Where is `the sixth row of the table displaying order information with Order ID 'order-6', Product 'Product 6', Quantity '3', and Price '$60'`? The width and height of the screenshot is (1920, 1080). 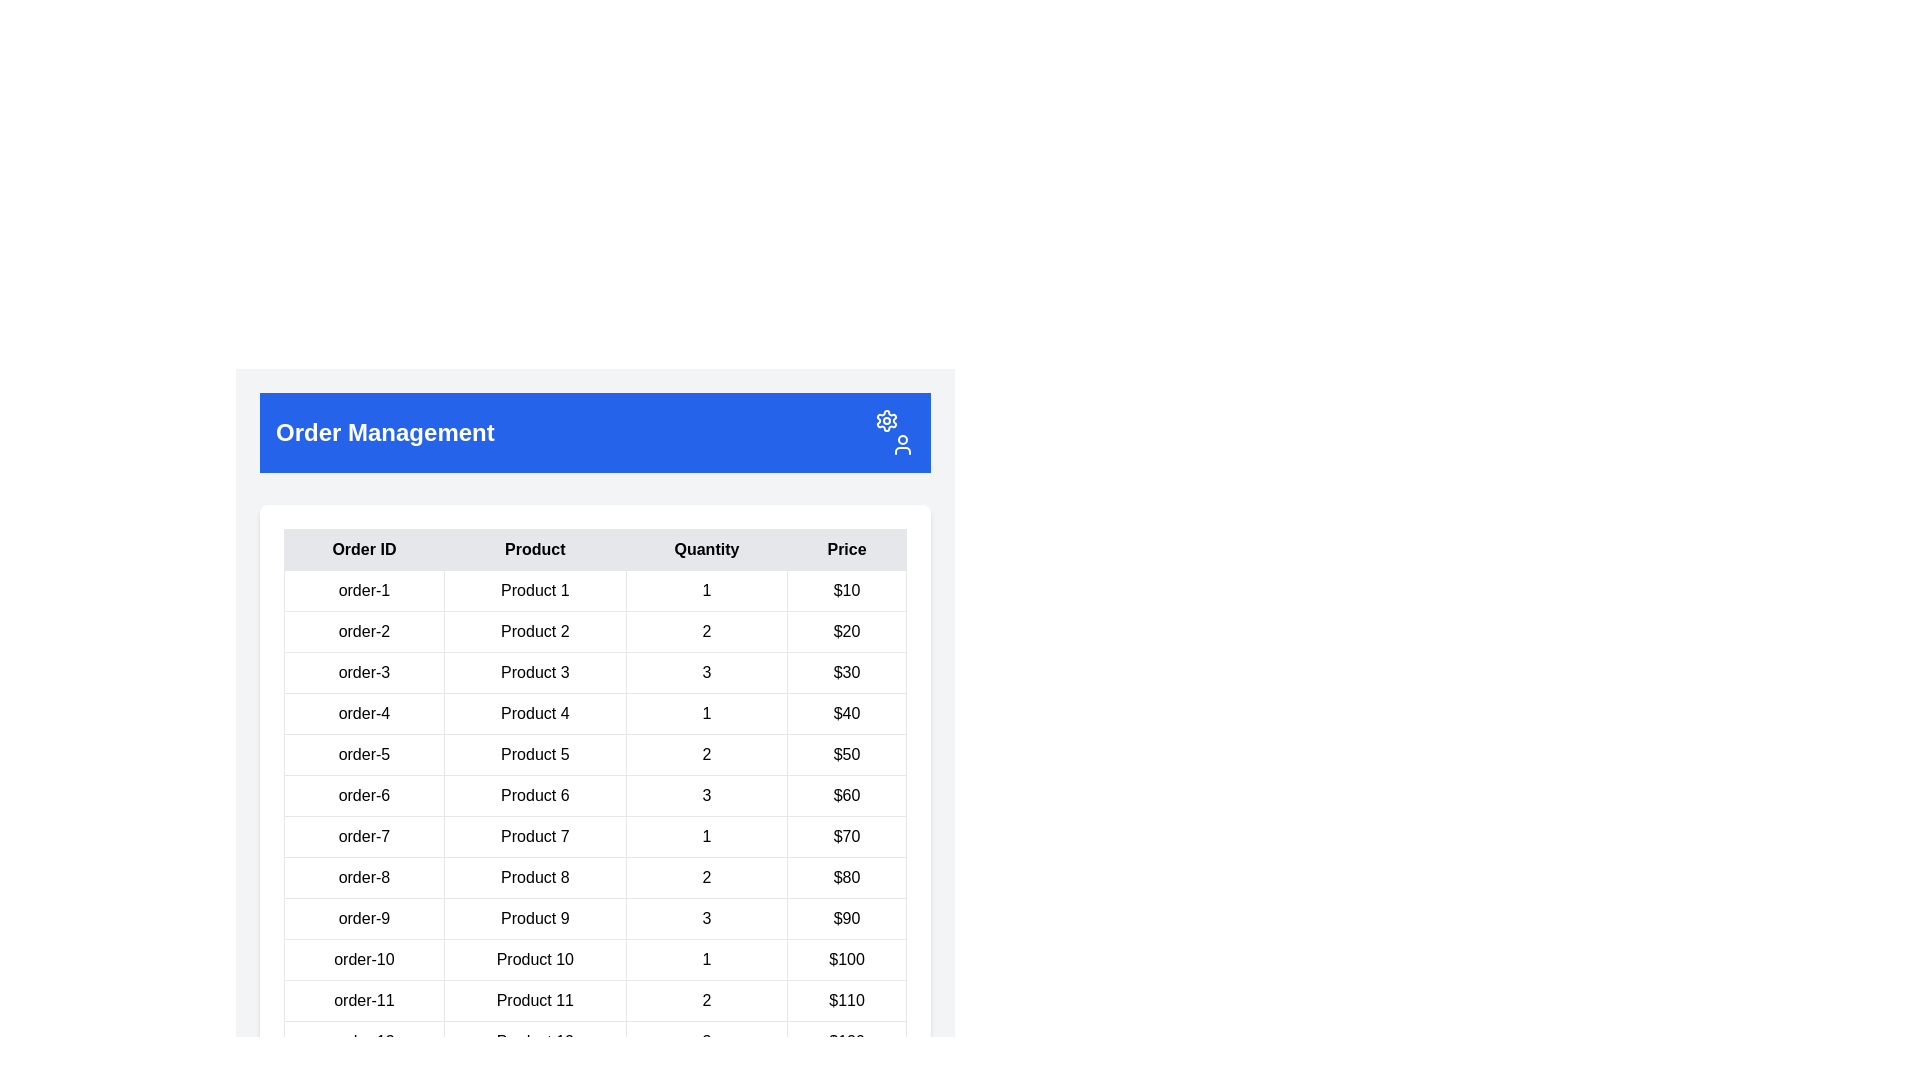
the sixth row of the table displaying order information with Order ID 'order-6', Product 'Product 6', Quantity '3', and Price '$60' is located at coordinates (594, 794).